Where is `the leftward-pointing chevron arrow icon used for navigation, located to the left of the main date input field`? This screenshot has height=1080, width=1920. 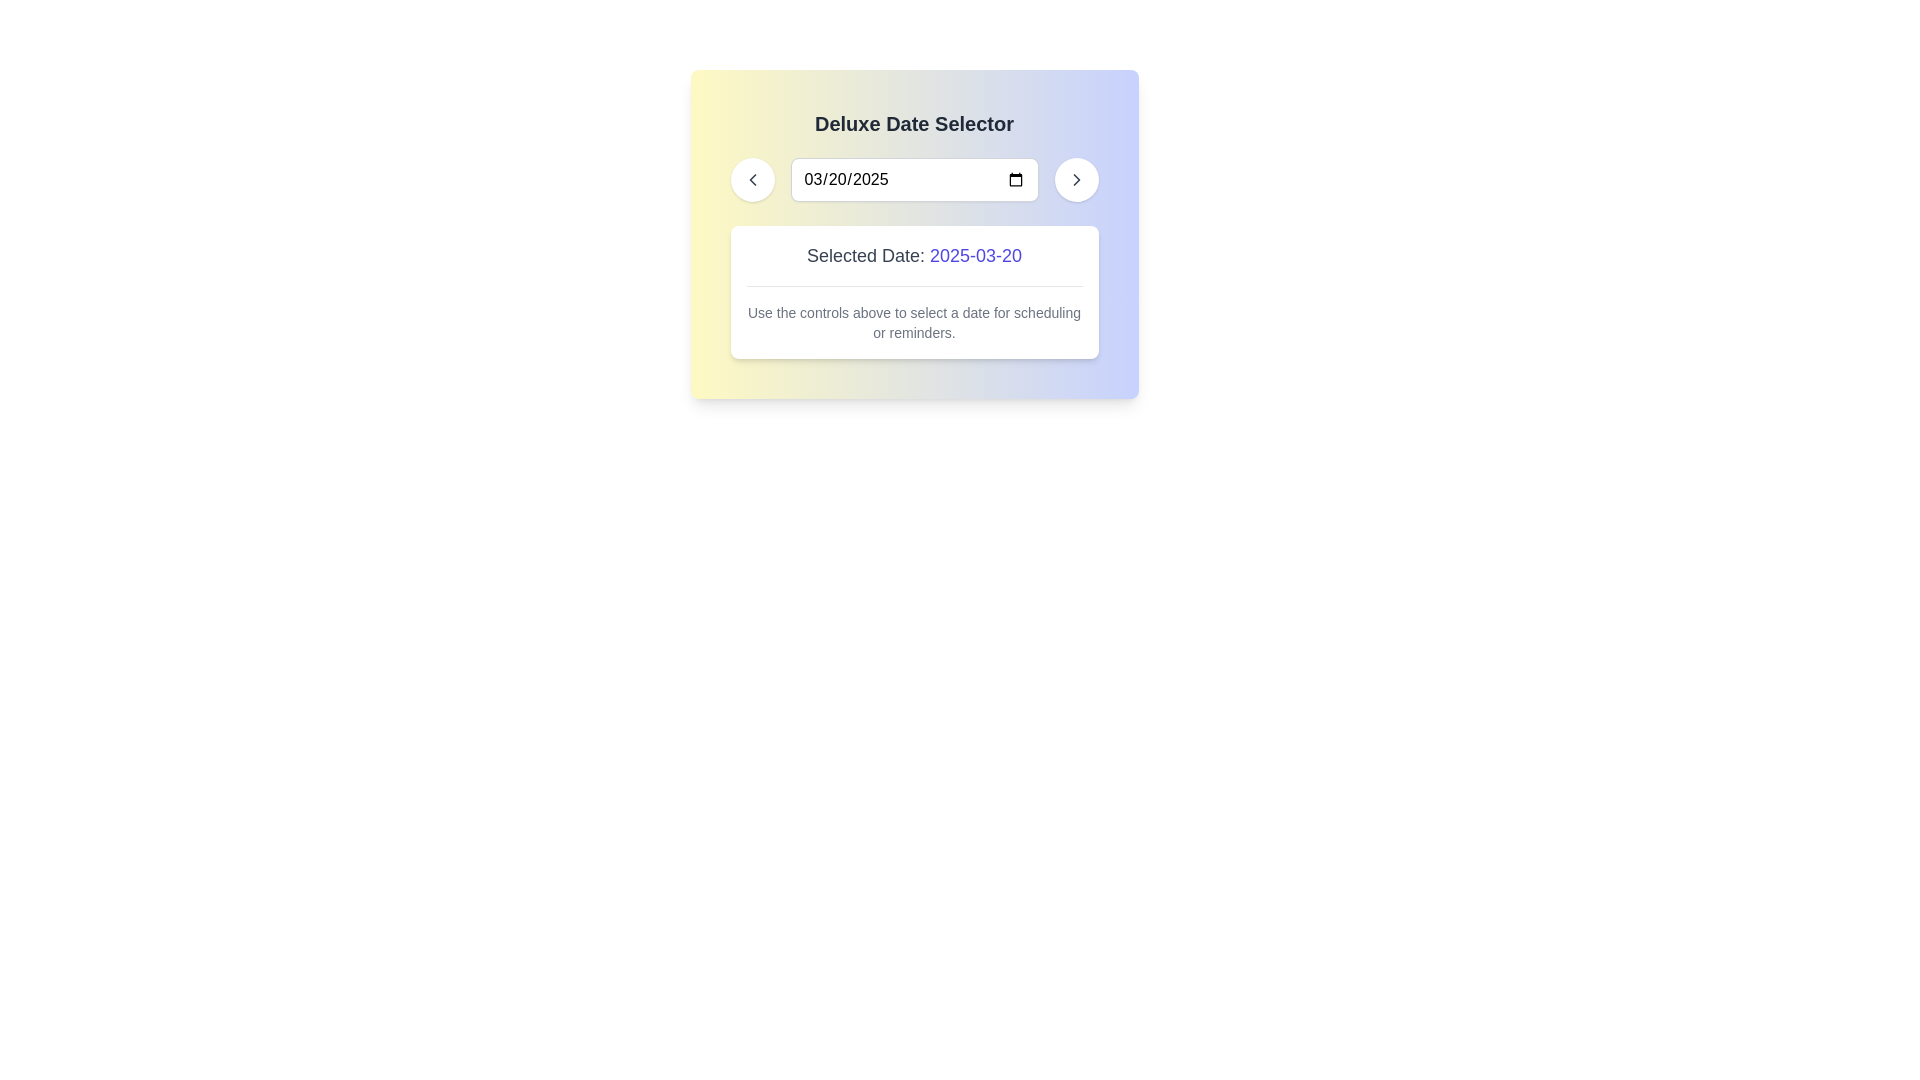
the leftward-pointing chevron arrow icon used for navigation, located to the left of the main date input field is located at coordinates (751, 180).